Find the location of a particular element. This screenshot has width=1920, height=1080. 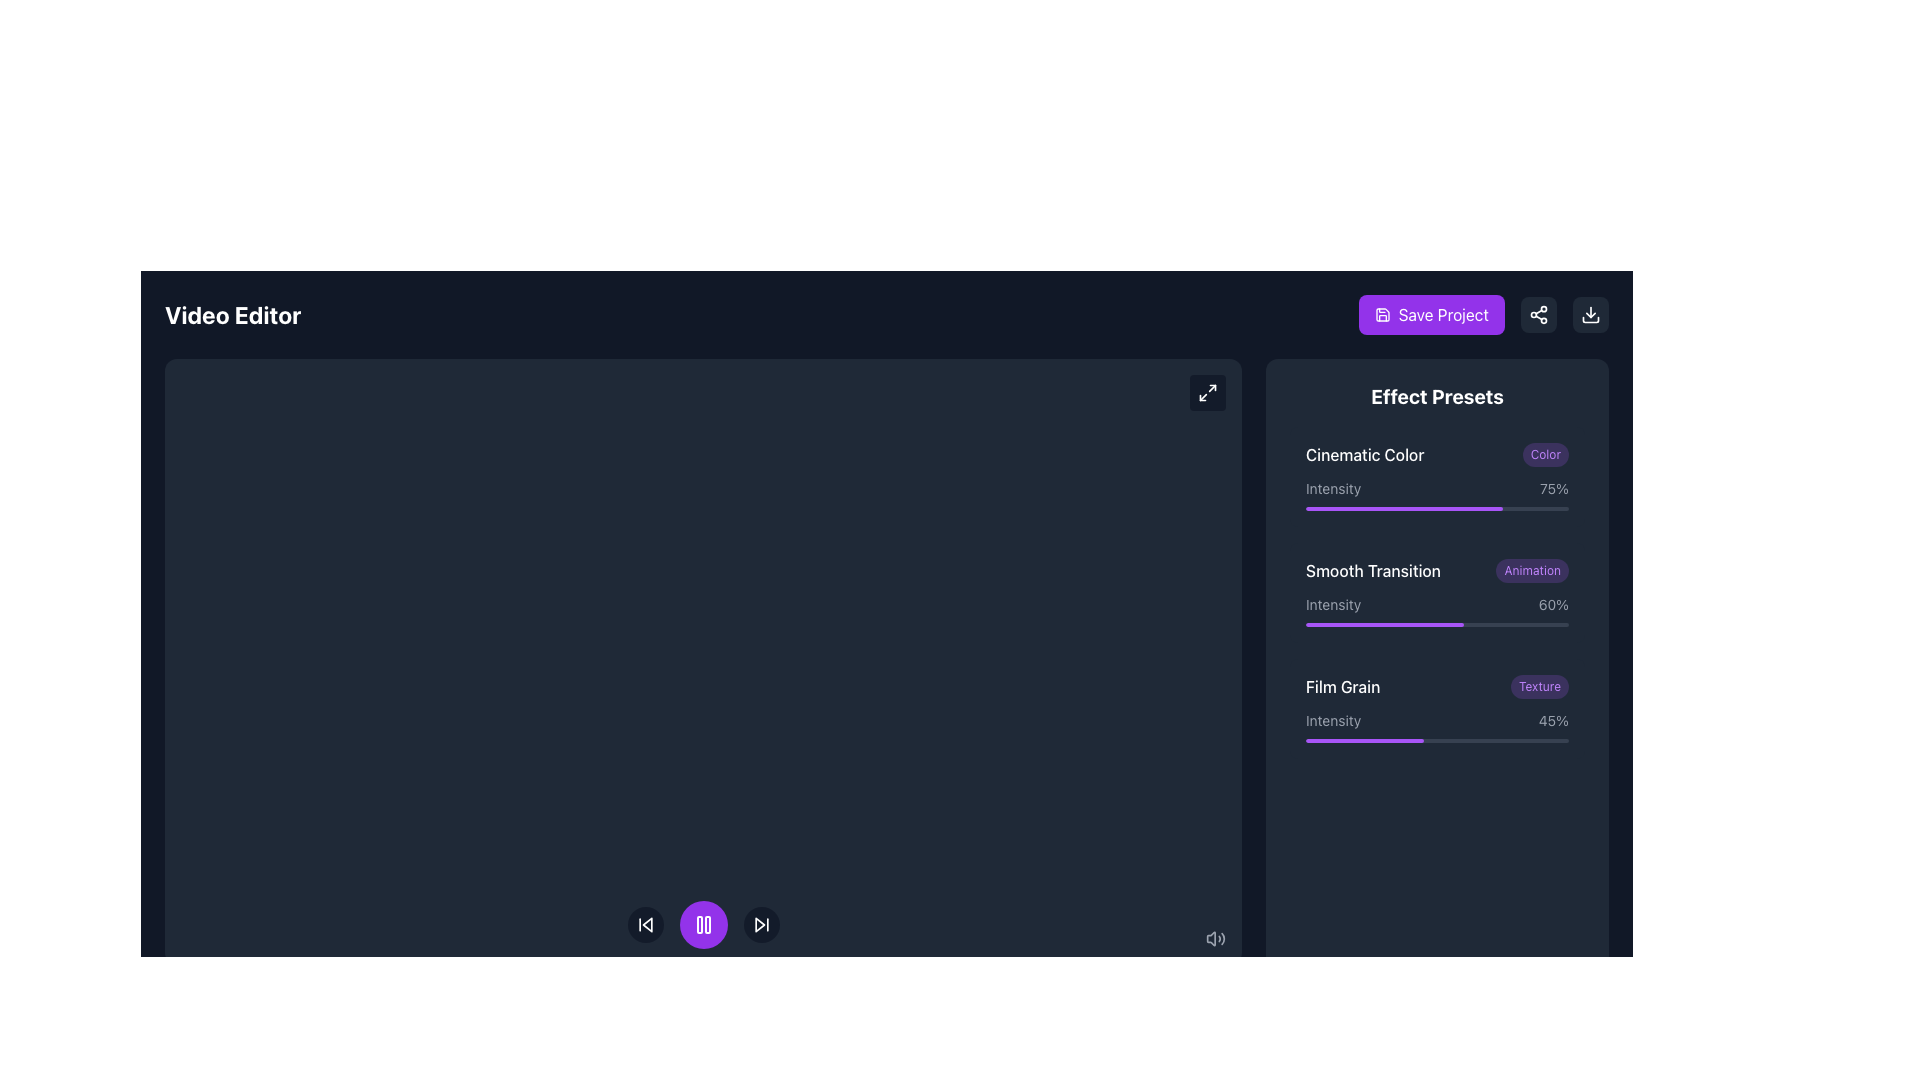

the purple progress bar indicator within the 'Smooth Transition' progress bar in the 'Effect Presets' section, located below the 'Intensity' label is located at coordinates (1403, 508).